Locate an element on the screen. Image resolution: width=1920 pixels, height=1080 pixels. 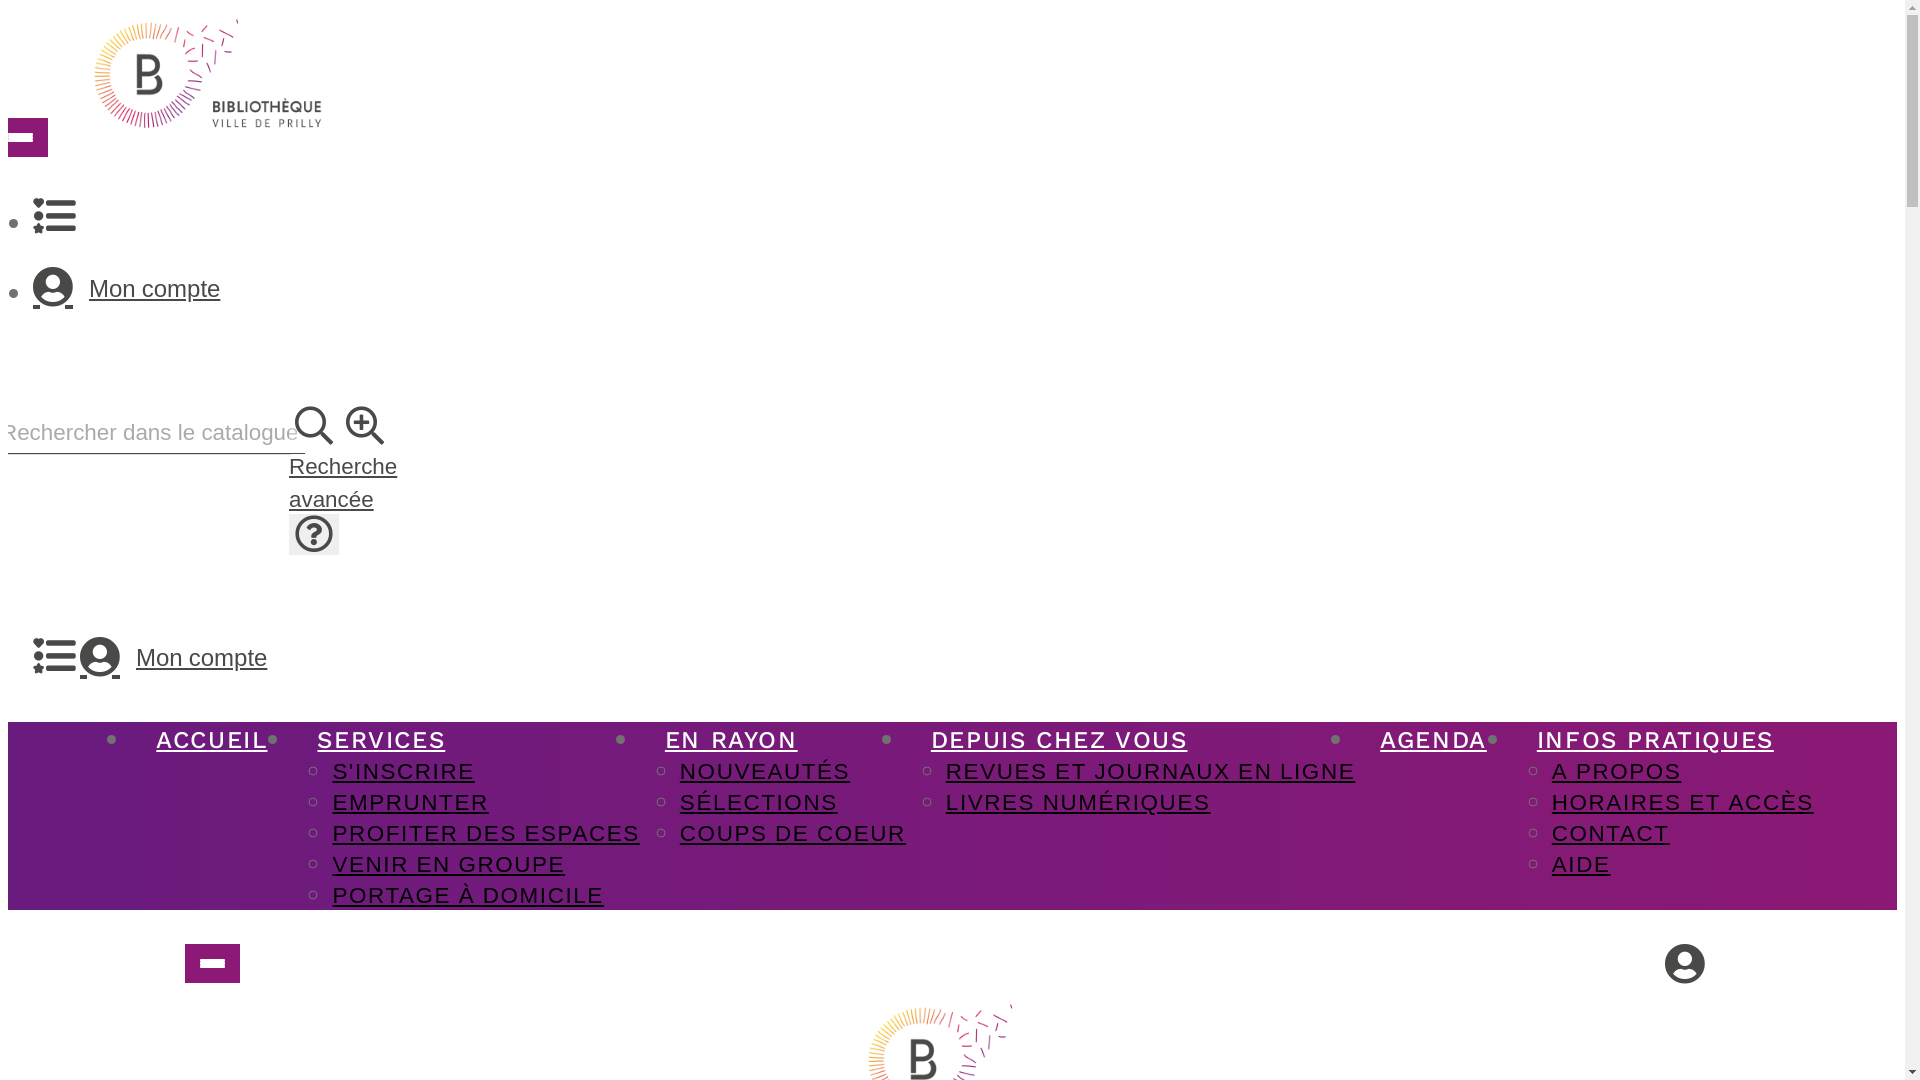
'Consulter l'aide de la recherche' is located at coordinates (312, 533).